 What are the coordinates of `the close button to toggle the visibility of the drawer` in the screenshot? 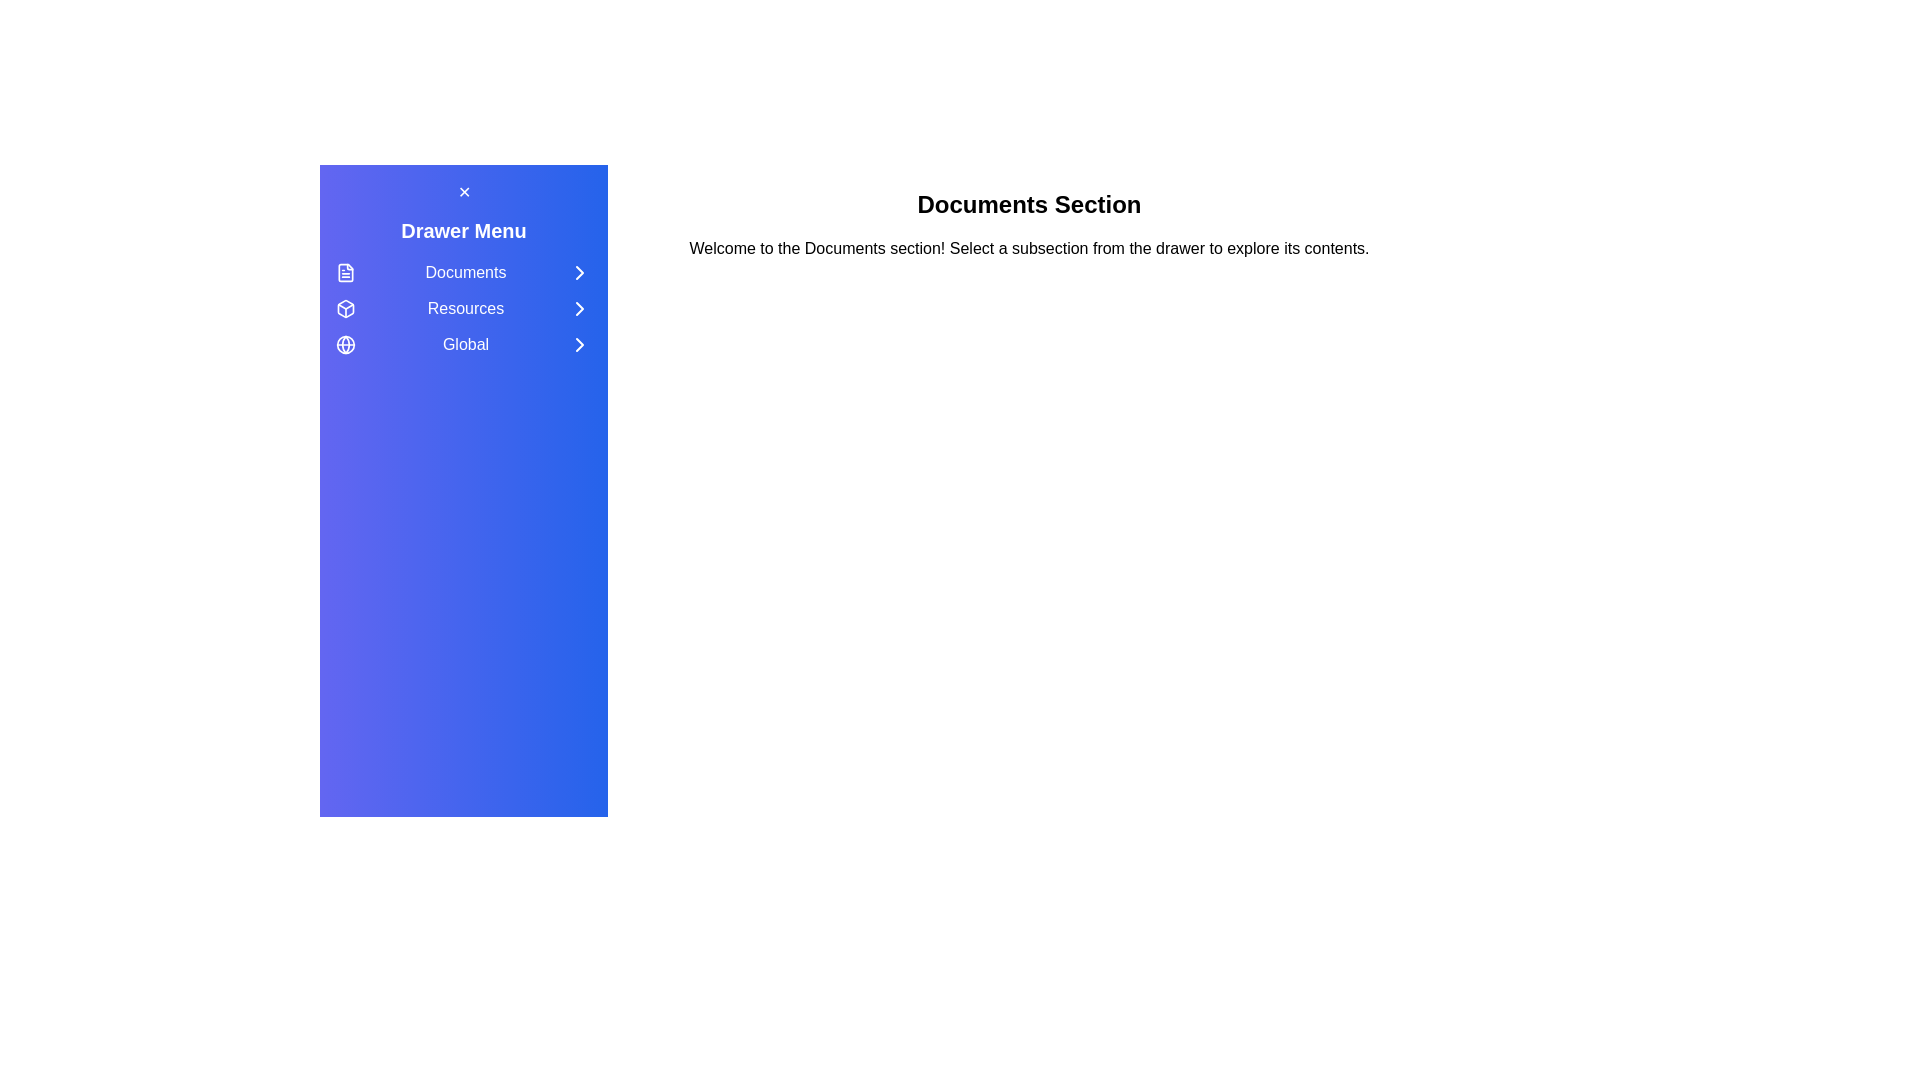 It's located at (463, 192).